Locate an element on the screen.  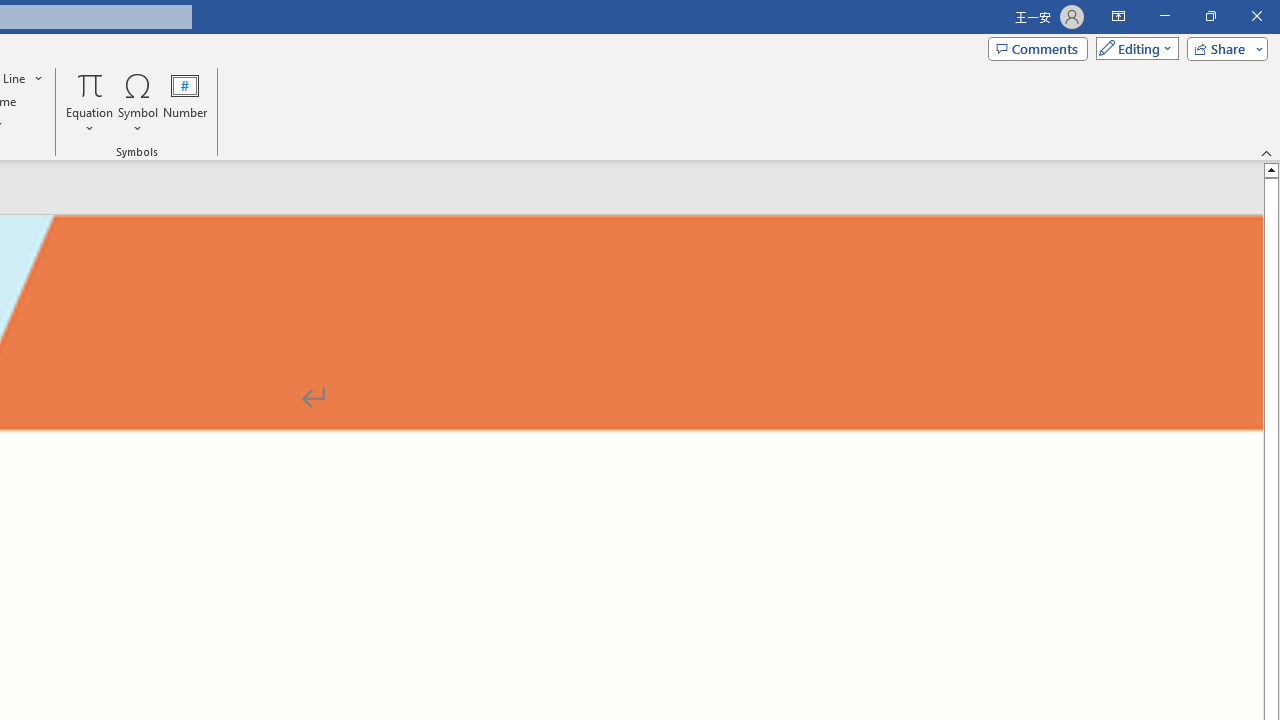
'Mode' is located at coordinates (1133, 47).